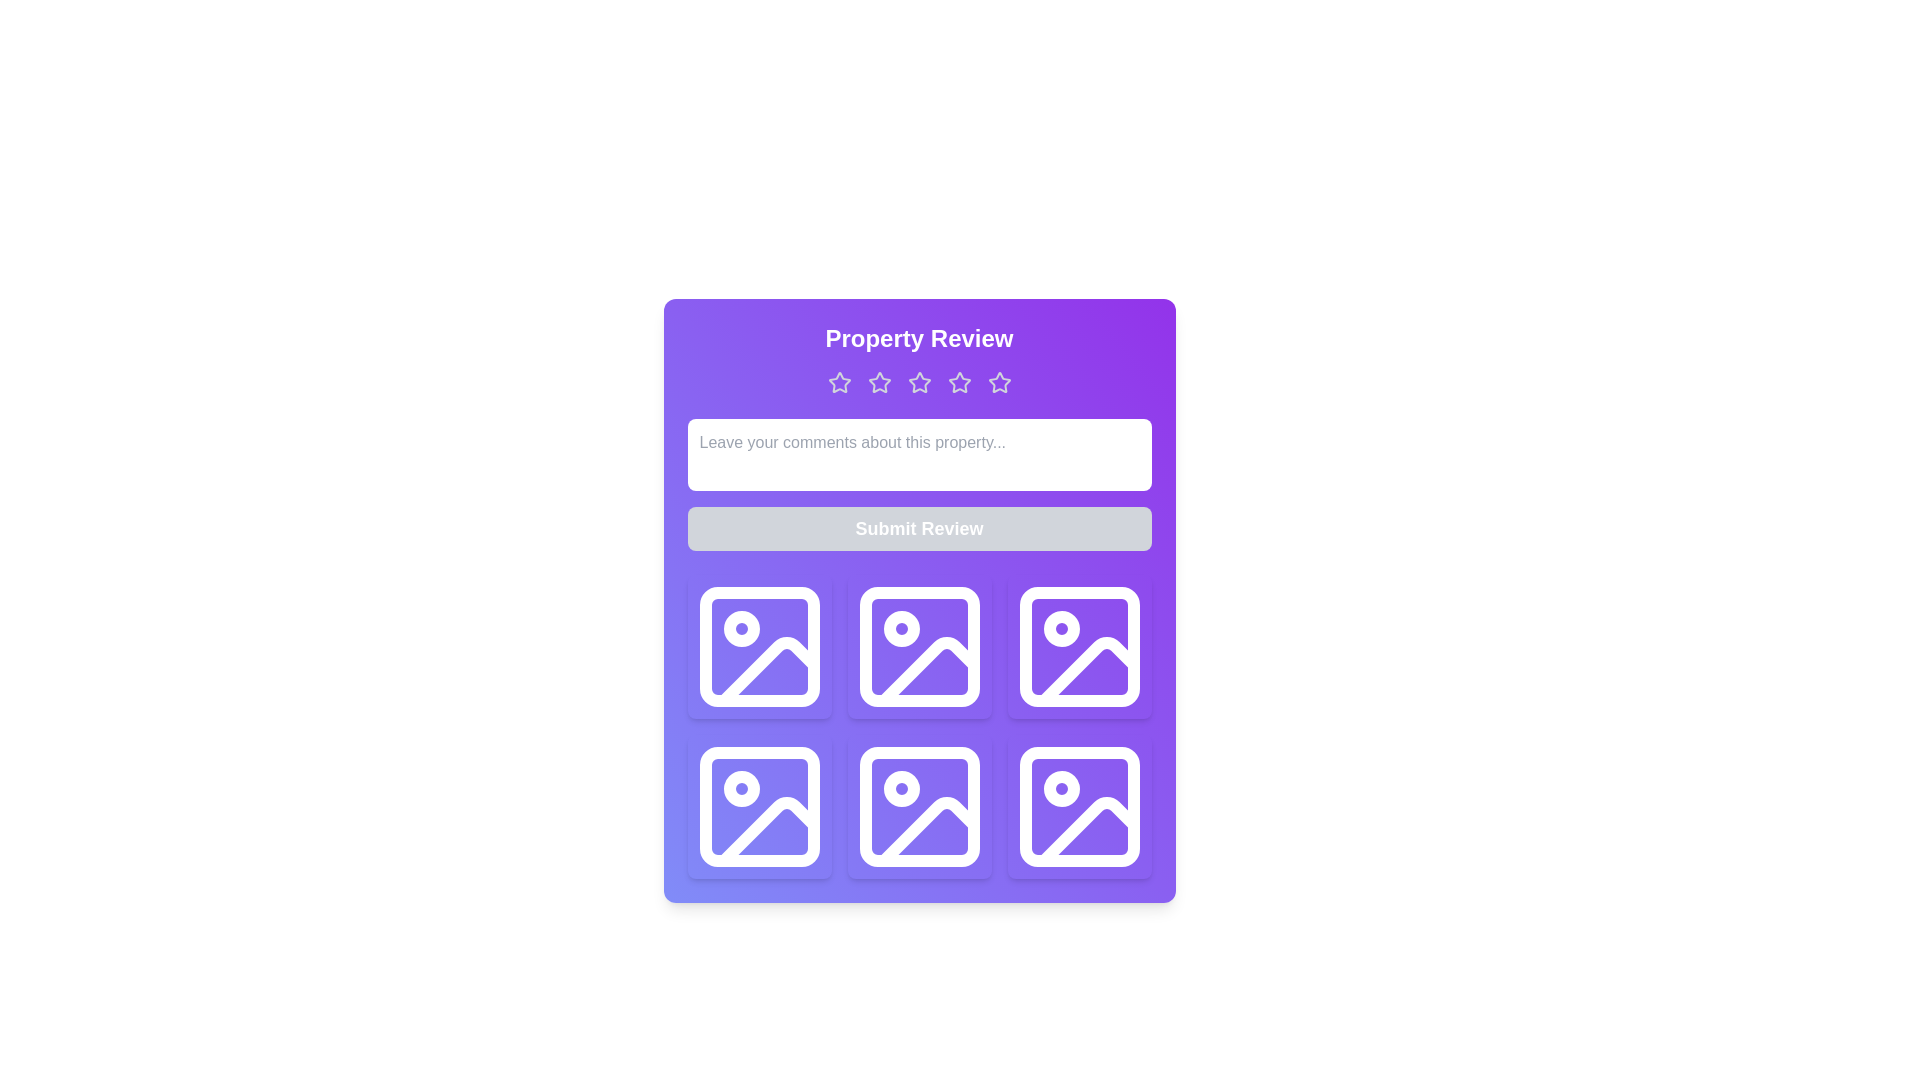 Image resolution: width=1920 pixels, height=1080 pixels. Describe the element at coordinates (918, 382) in the screenshot. I see `the rating to 3 stars by clicking on the corresponding star` at that location.